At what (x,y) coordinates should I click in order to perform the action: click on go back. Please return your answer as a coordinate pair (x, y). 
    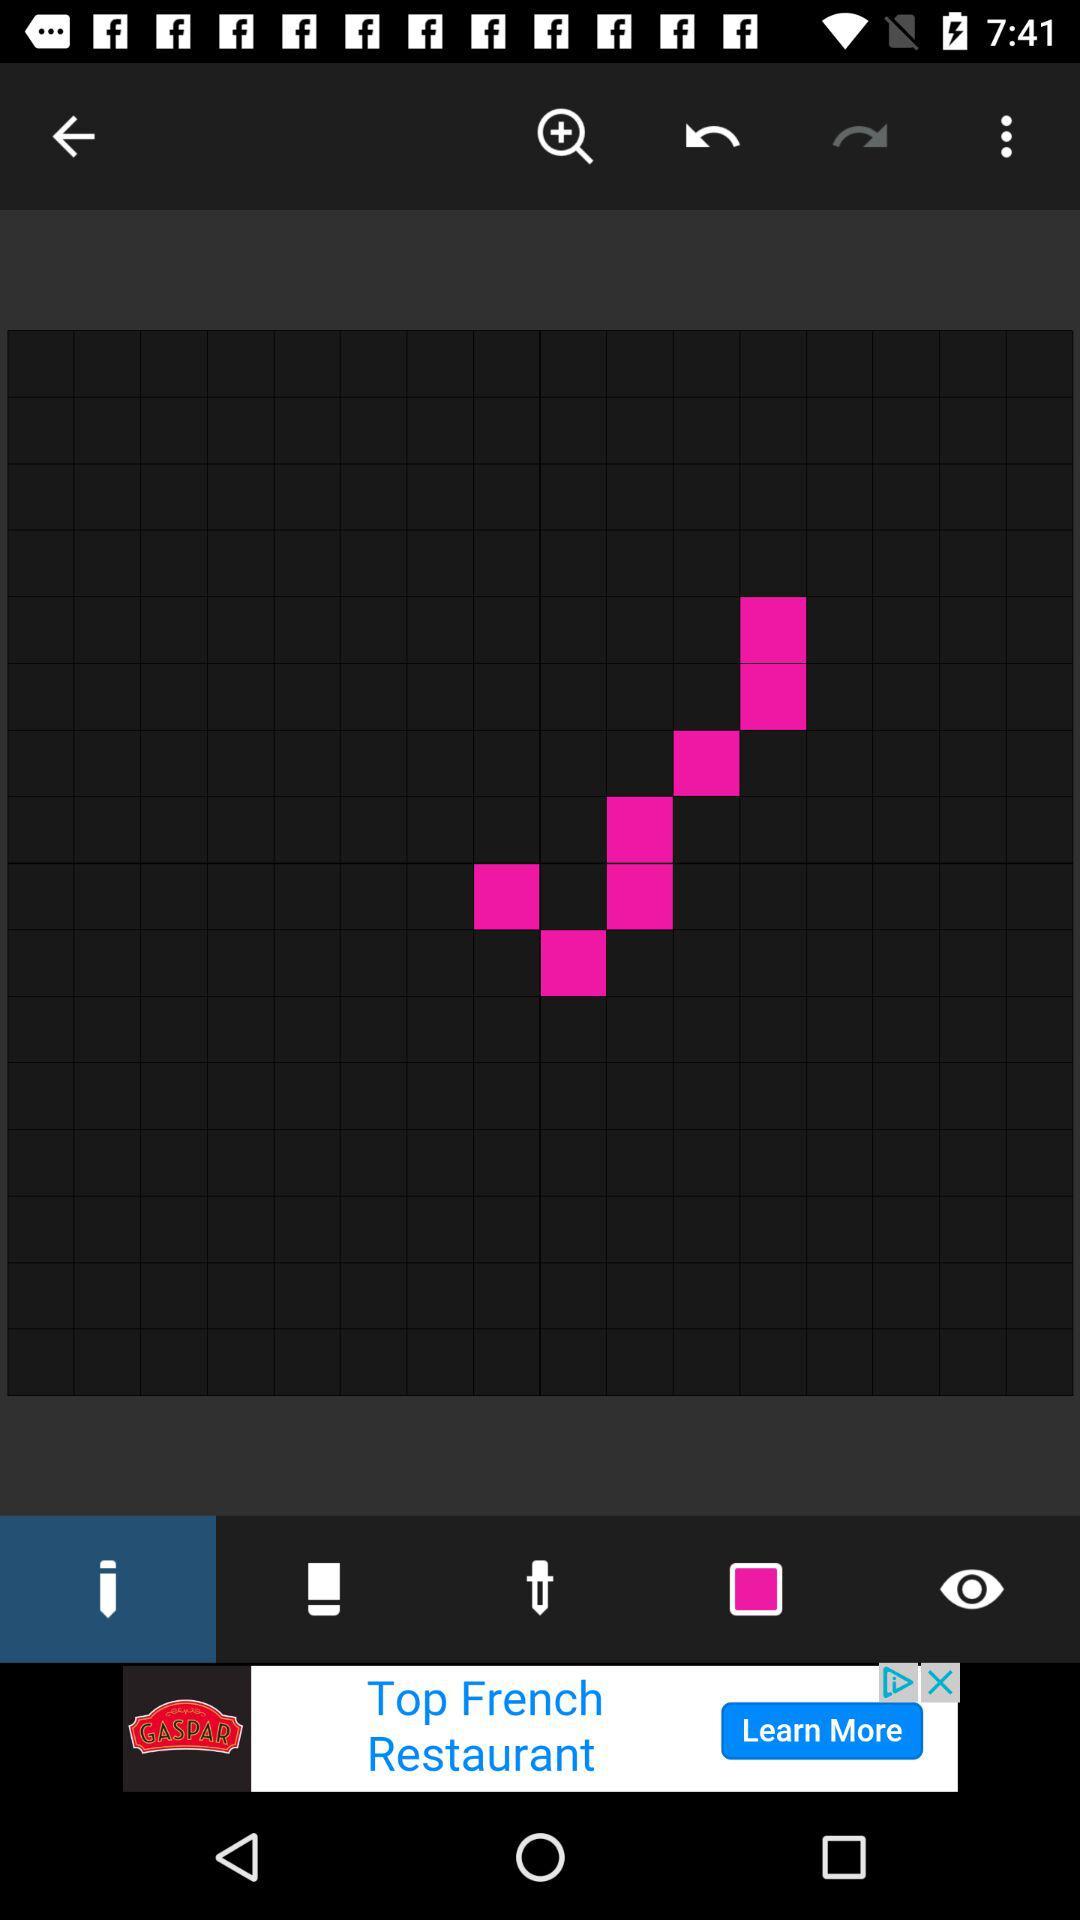
    Looking at the image, I should click on (72, 135).